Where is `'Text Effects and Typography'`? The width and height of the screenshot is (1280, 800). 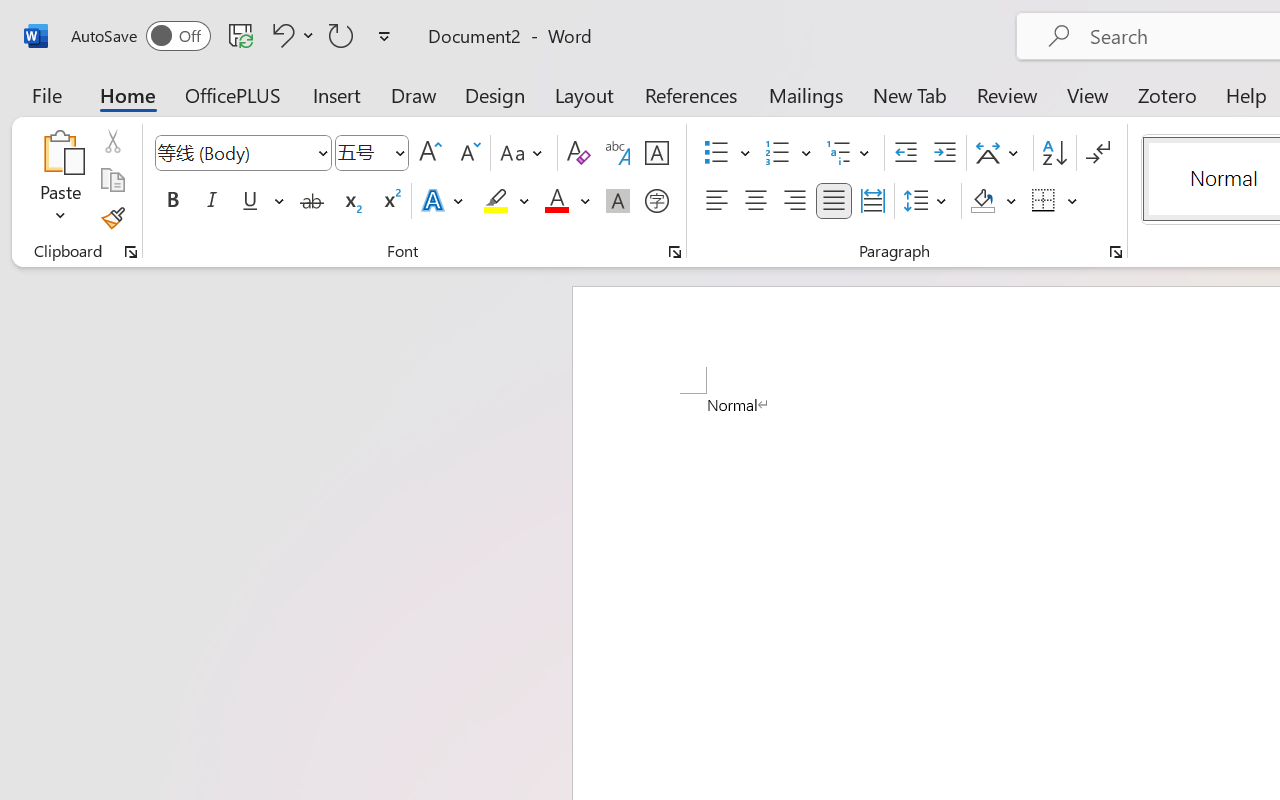
'Text Effects and Typography' is located at coordinates (443, 201).